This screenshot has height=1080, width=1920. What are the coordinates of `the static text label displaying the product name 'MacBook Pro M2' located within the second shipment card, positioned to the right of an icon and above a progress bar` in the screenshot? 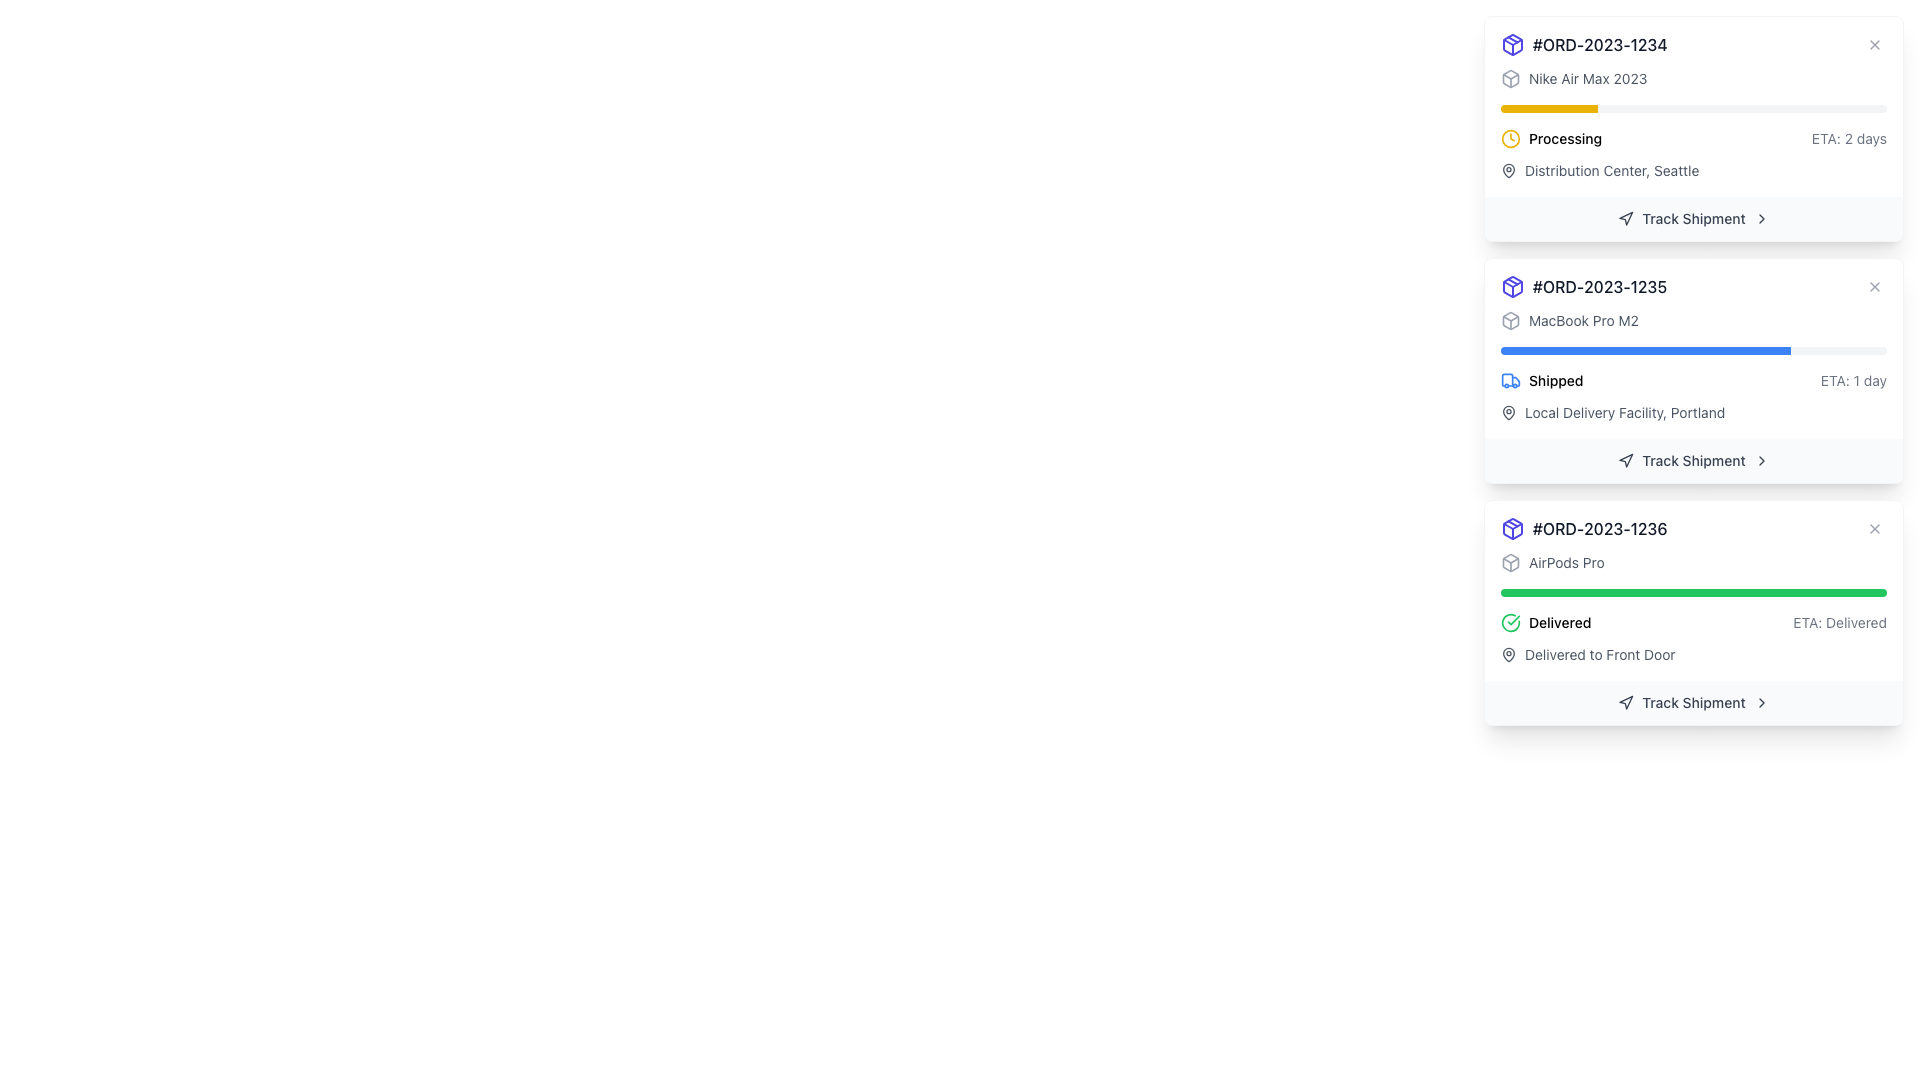 It's located at (1583, 319).